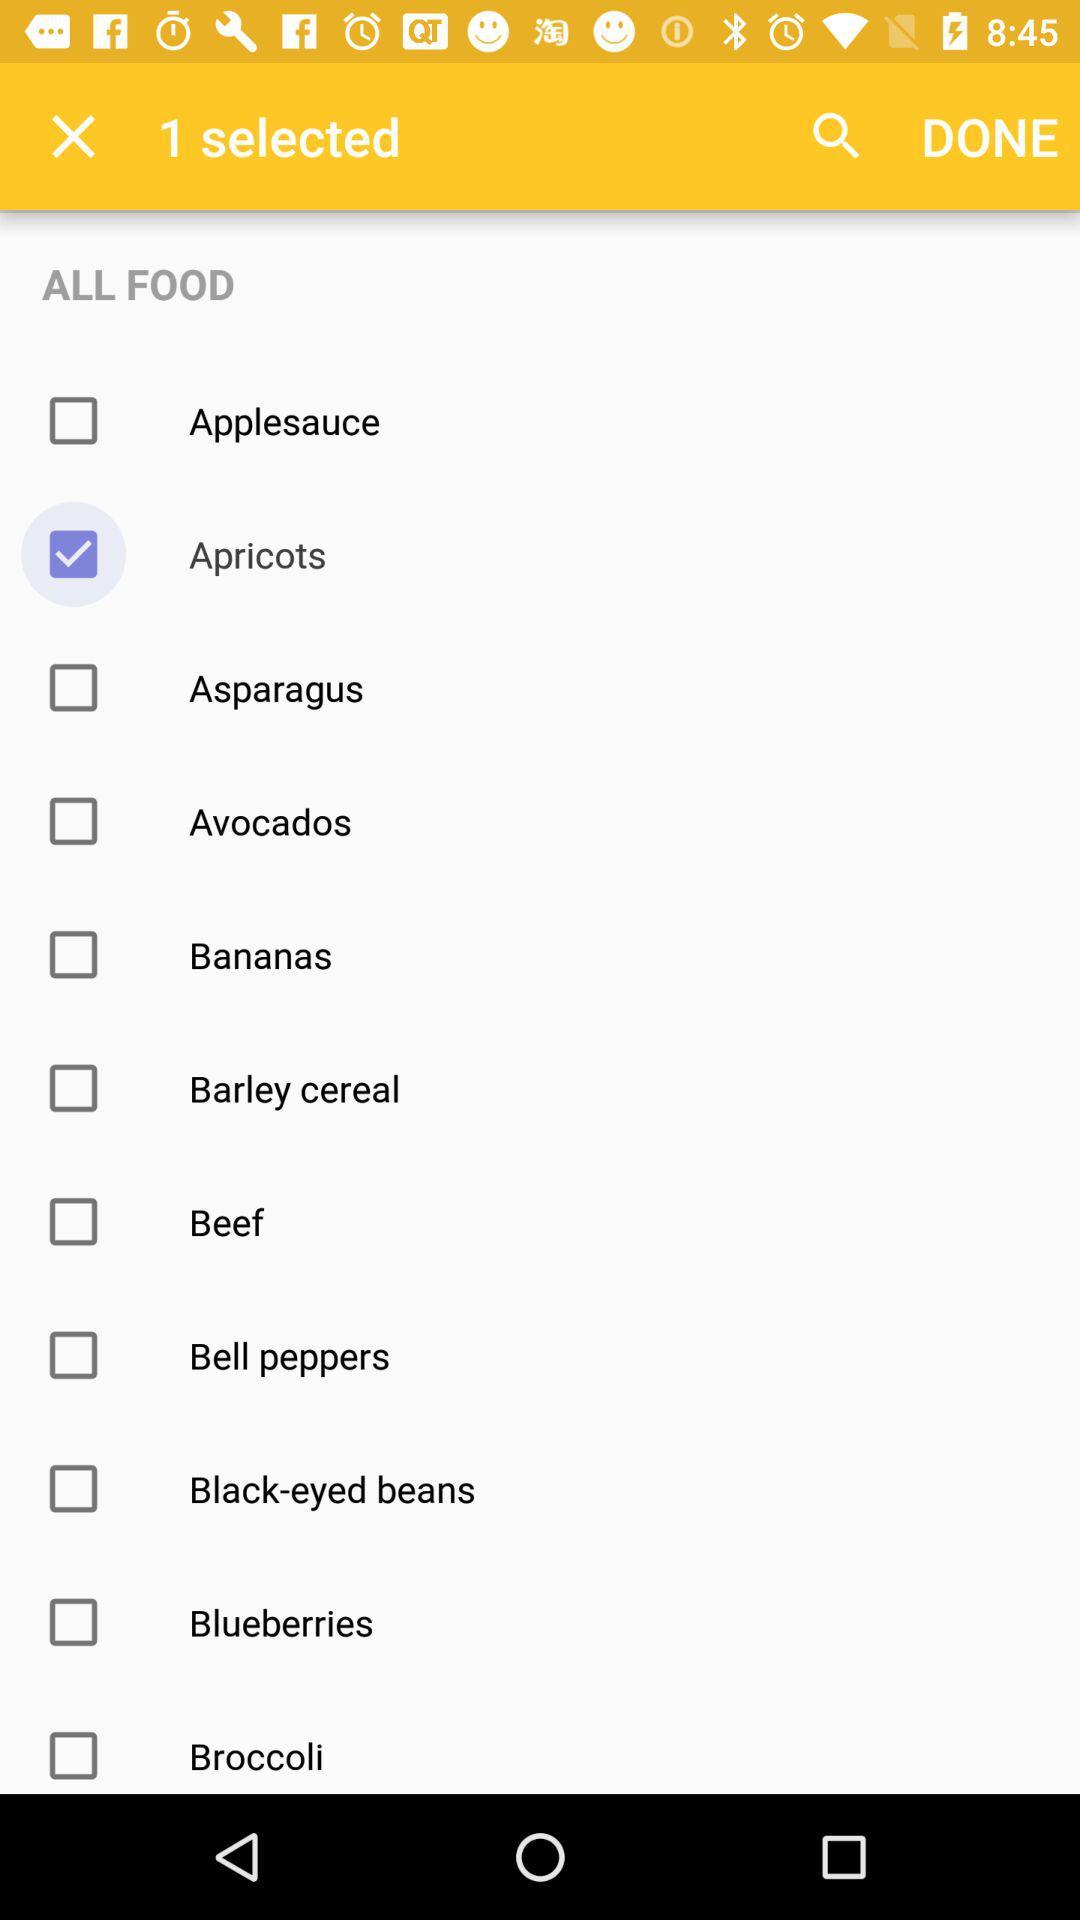 The image size is (1080, 1920). What do you see at coordinates (72, 135) in the screenshot?
I see `app to the left of the 1 selected icon` at bounding box center [72, 135].